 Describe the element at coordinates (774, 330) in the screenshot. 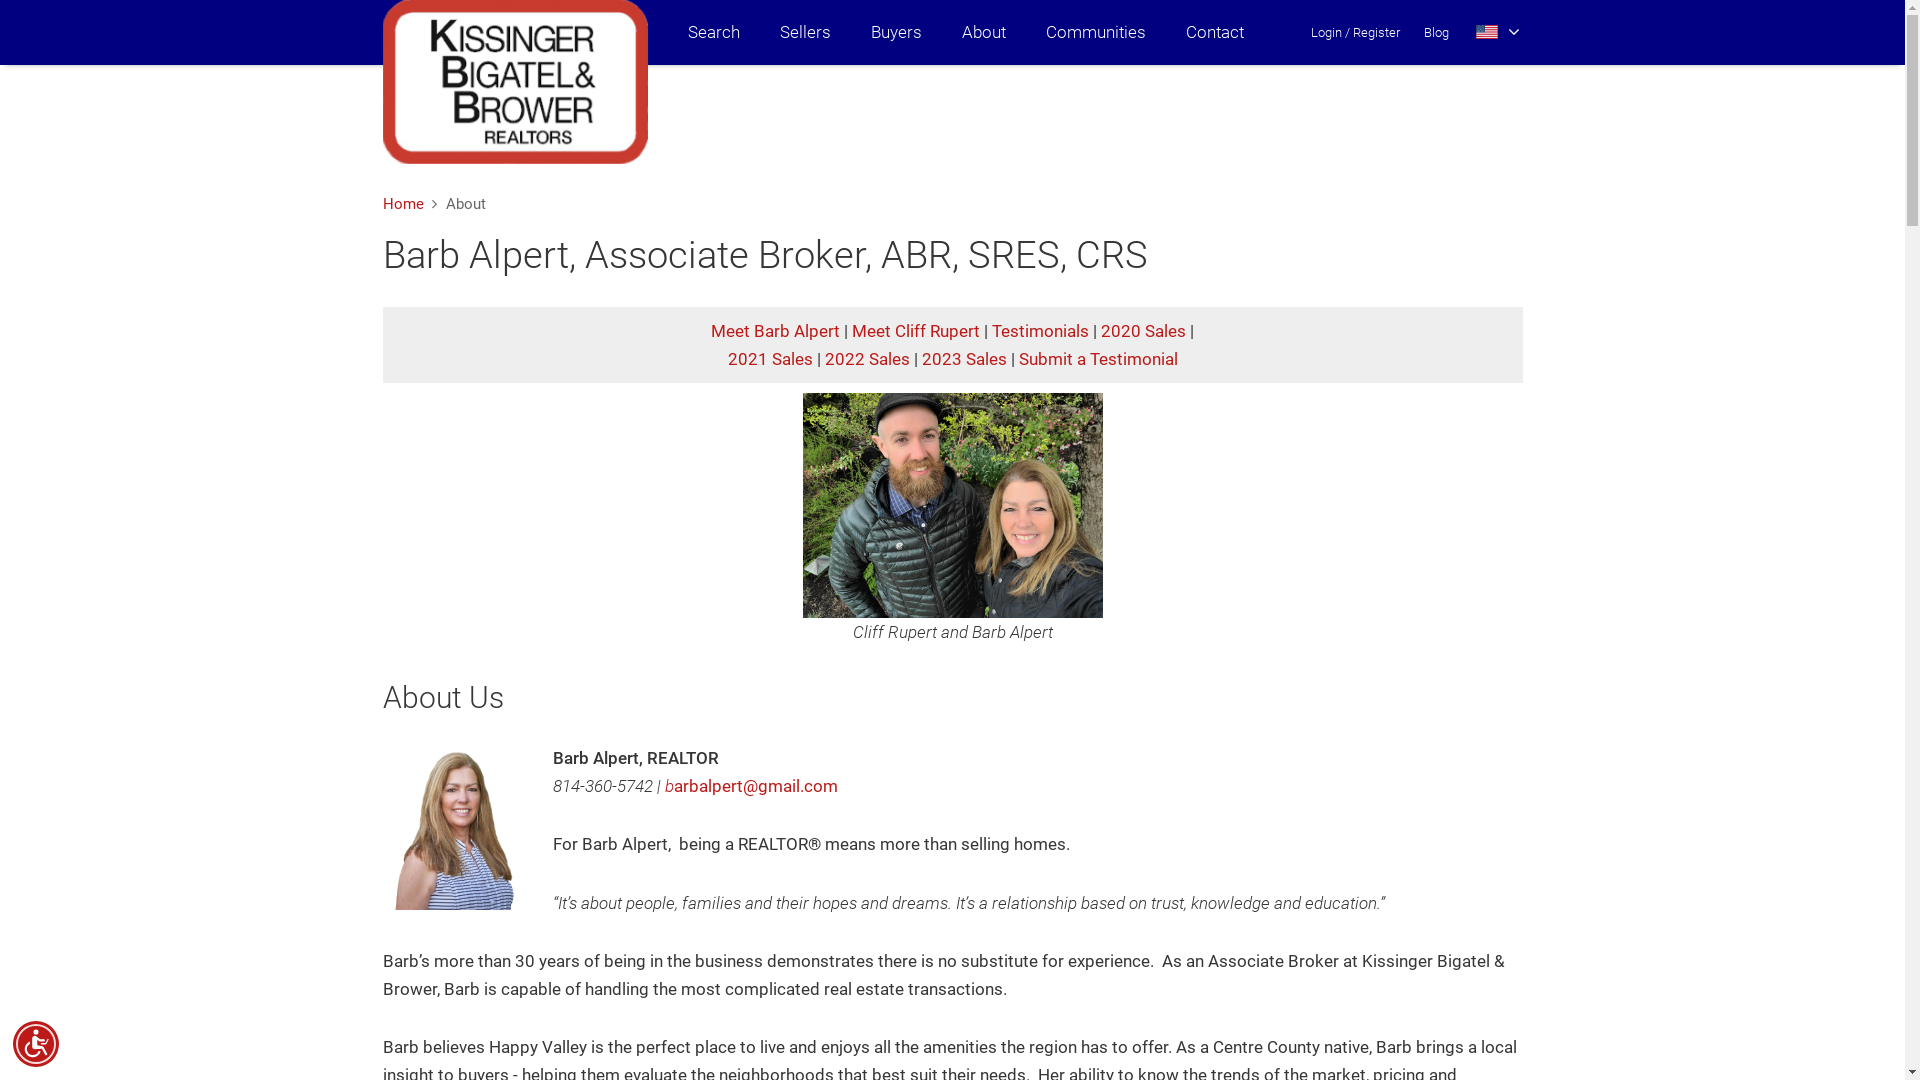

I see `'Meet Barb Alpert'` at that location.